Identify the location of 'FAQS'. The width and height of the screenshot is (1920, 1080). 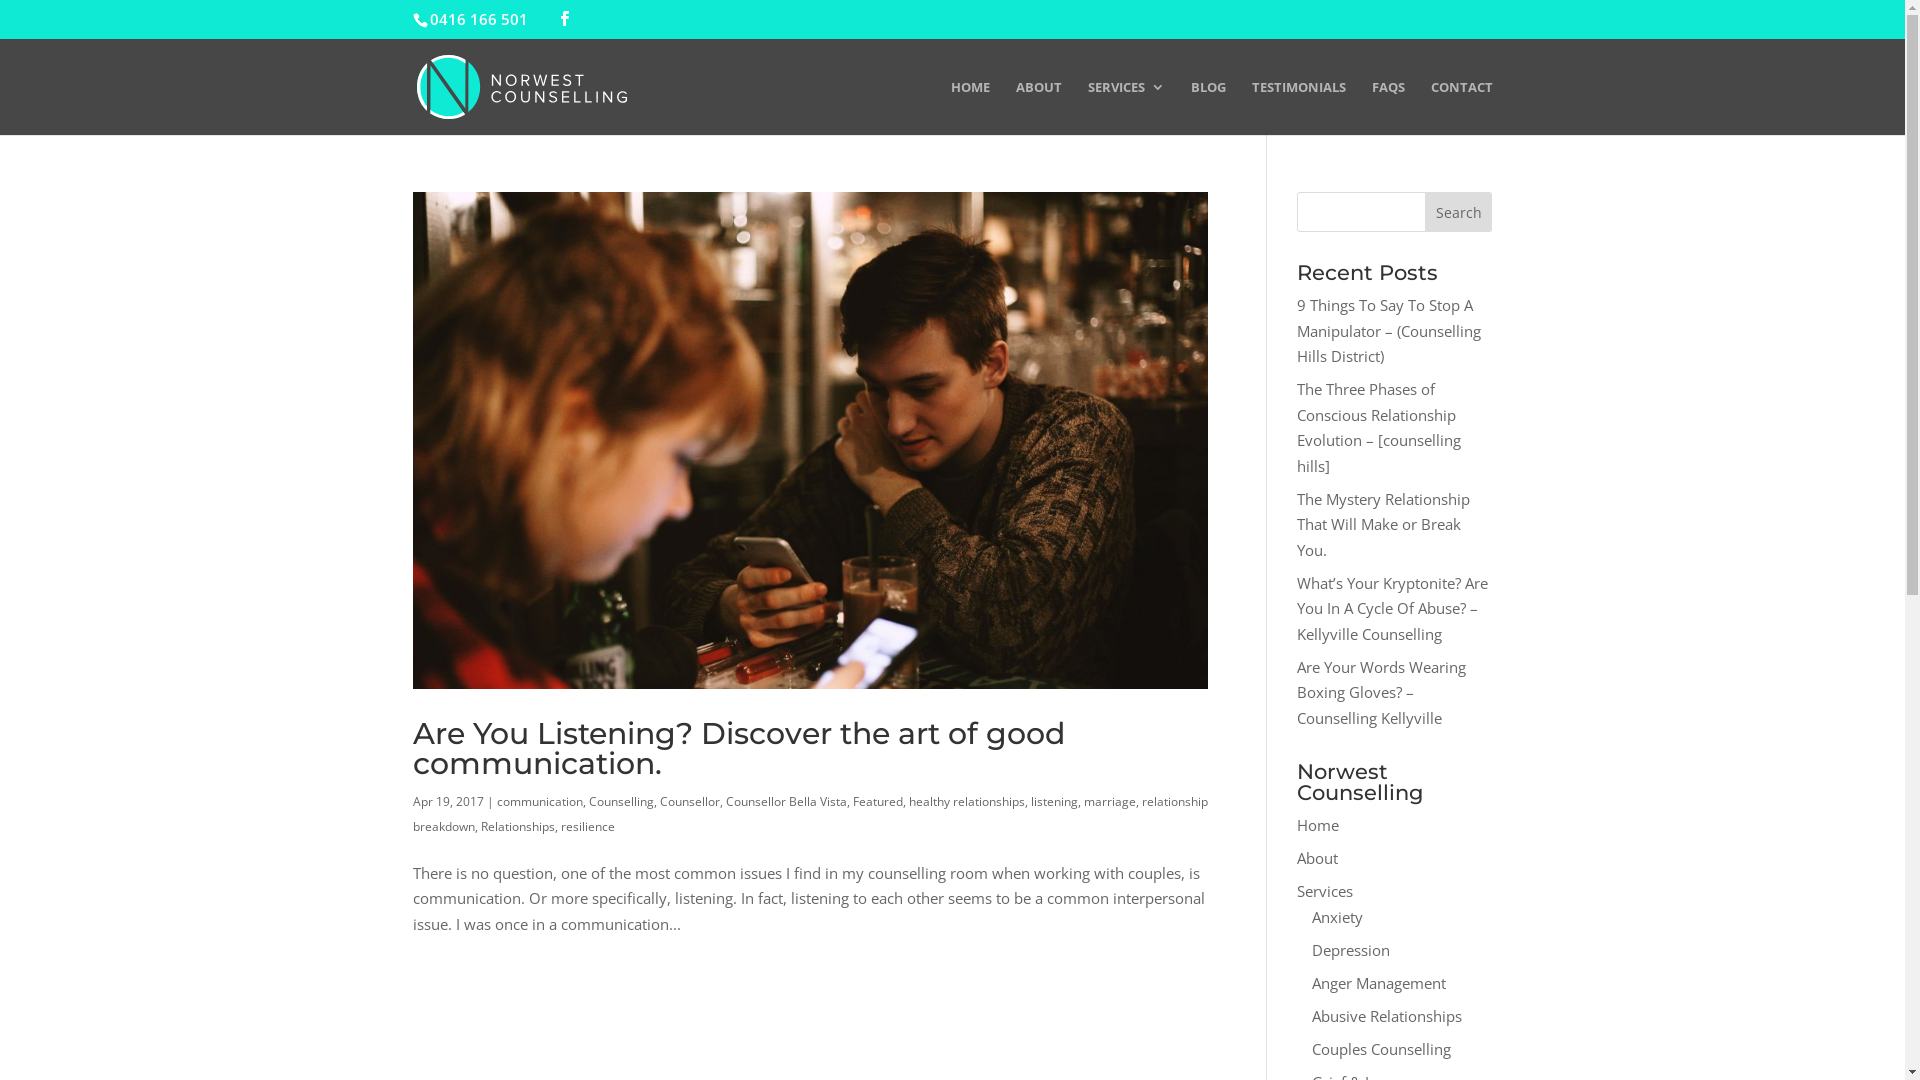
(1387, 107).